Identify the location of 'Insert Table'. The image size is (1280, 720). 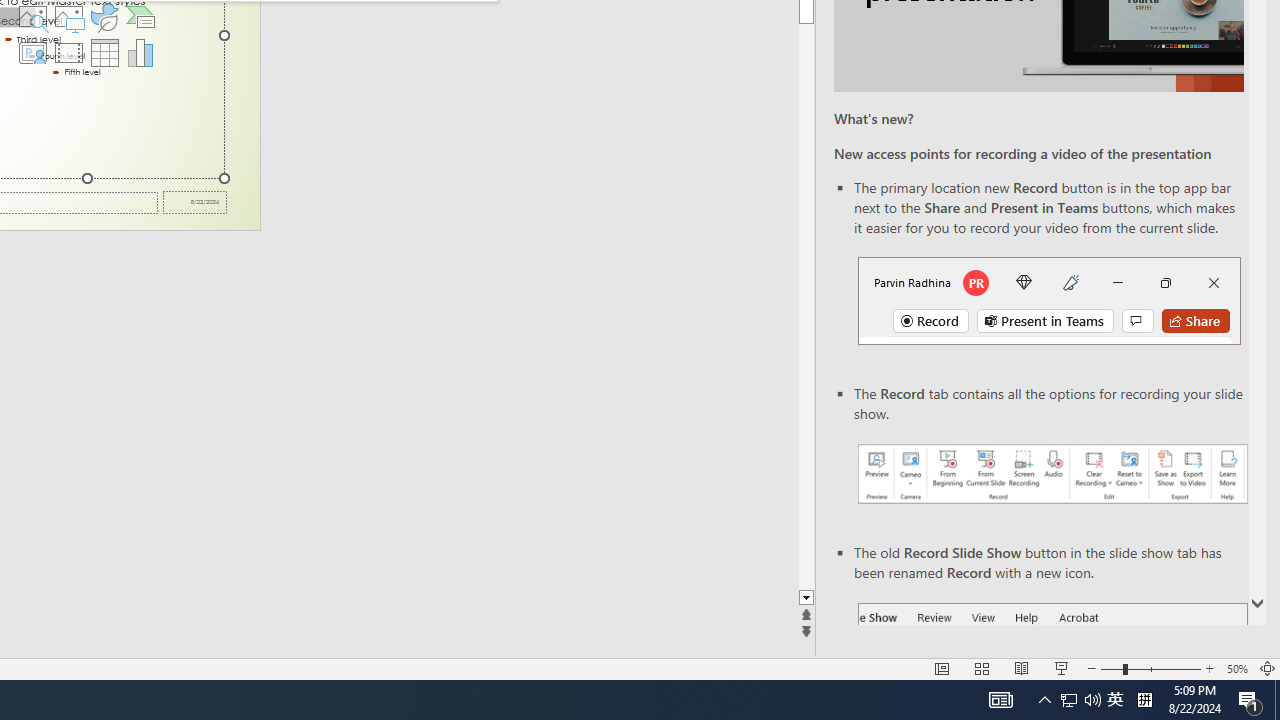
(104, 51).